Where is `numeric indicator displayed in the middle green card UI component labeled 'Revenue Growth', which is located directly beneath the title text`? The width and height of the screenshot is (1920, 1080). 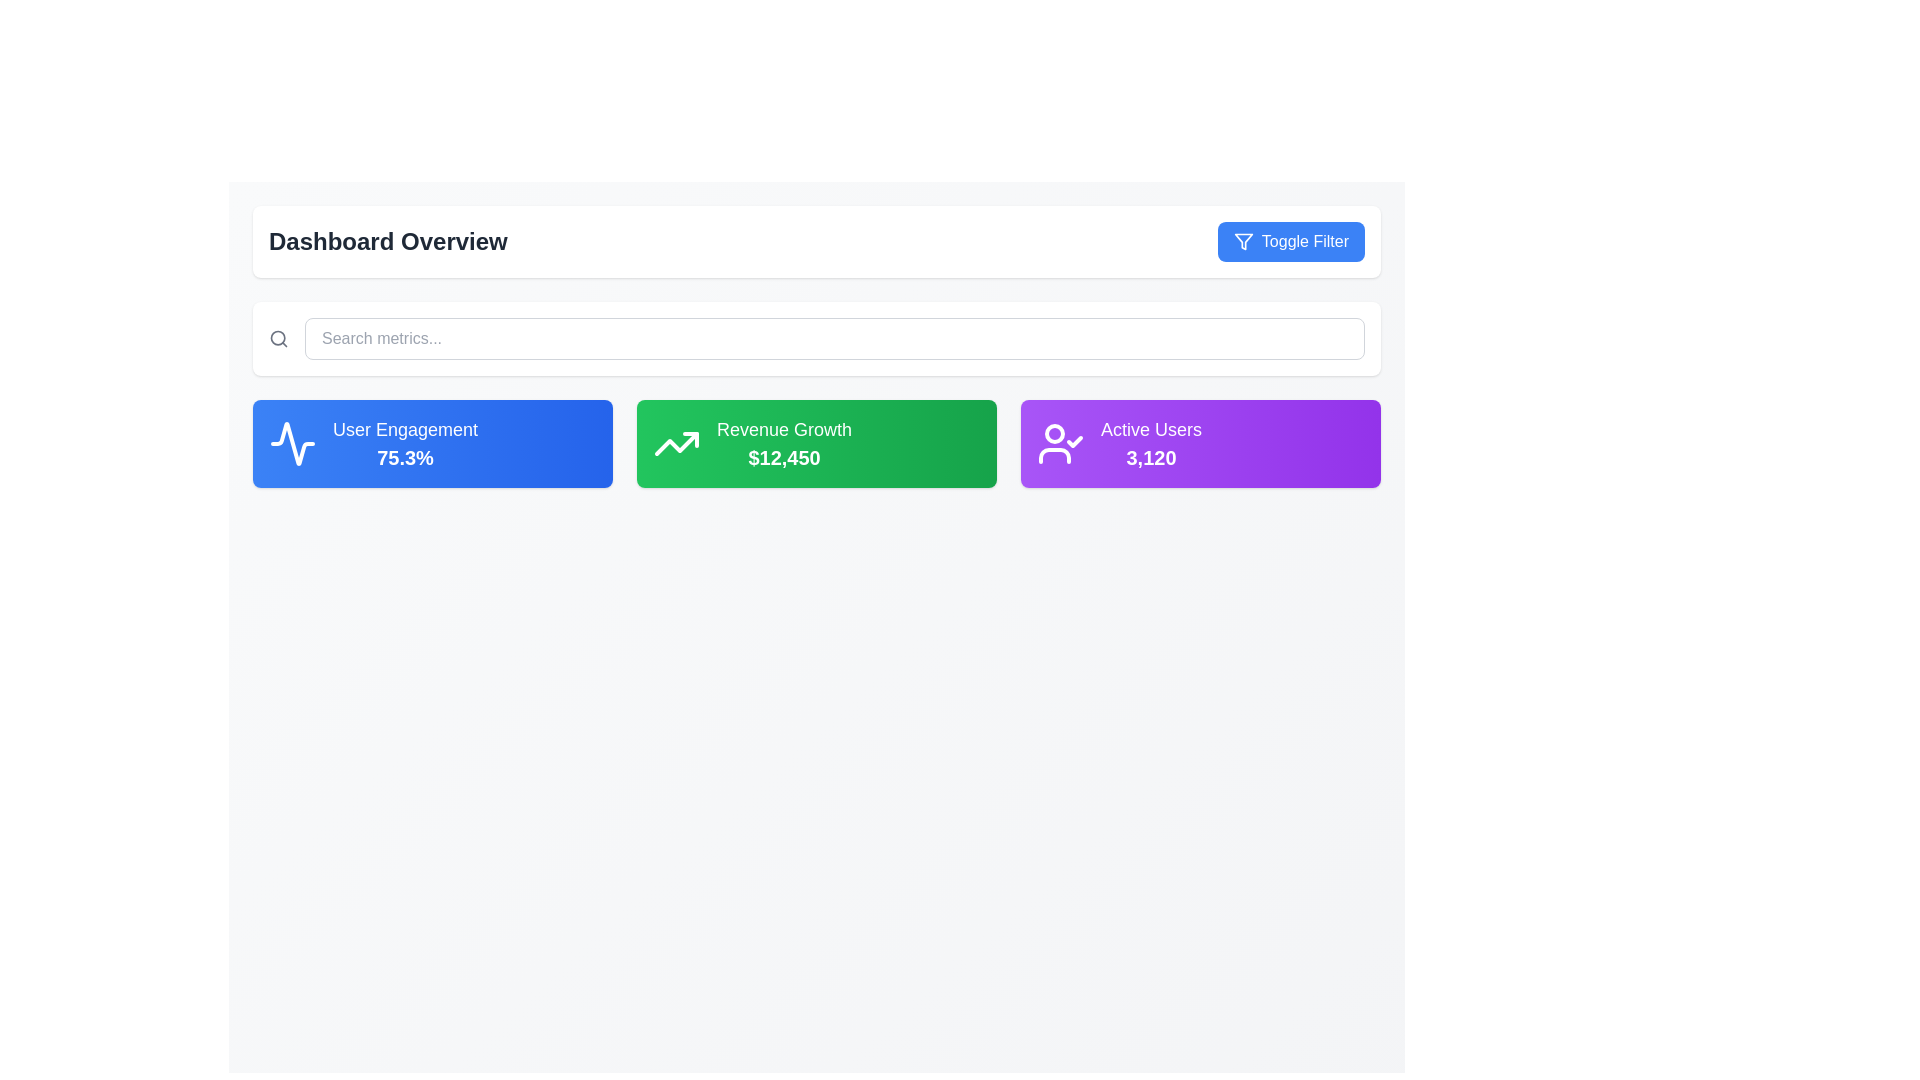 numeric indicator displayed in the middle green card UI component labeled 'Revenue Growth', which is located directly beneath the title text is located at coordinates (783, 458).